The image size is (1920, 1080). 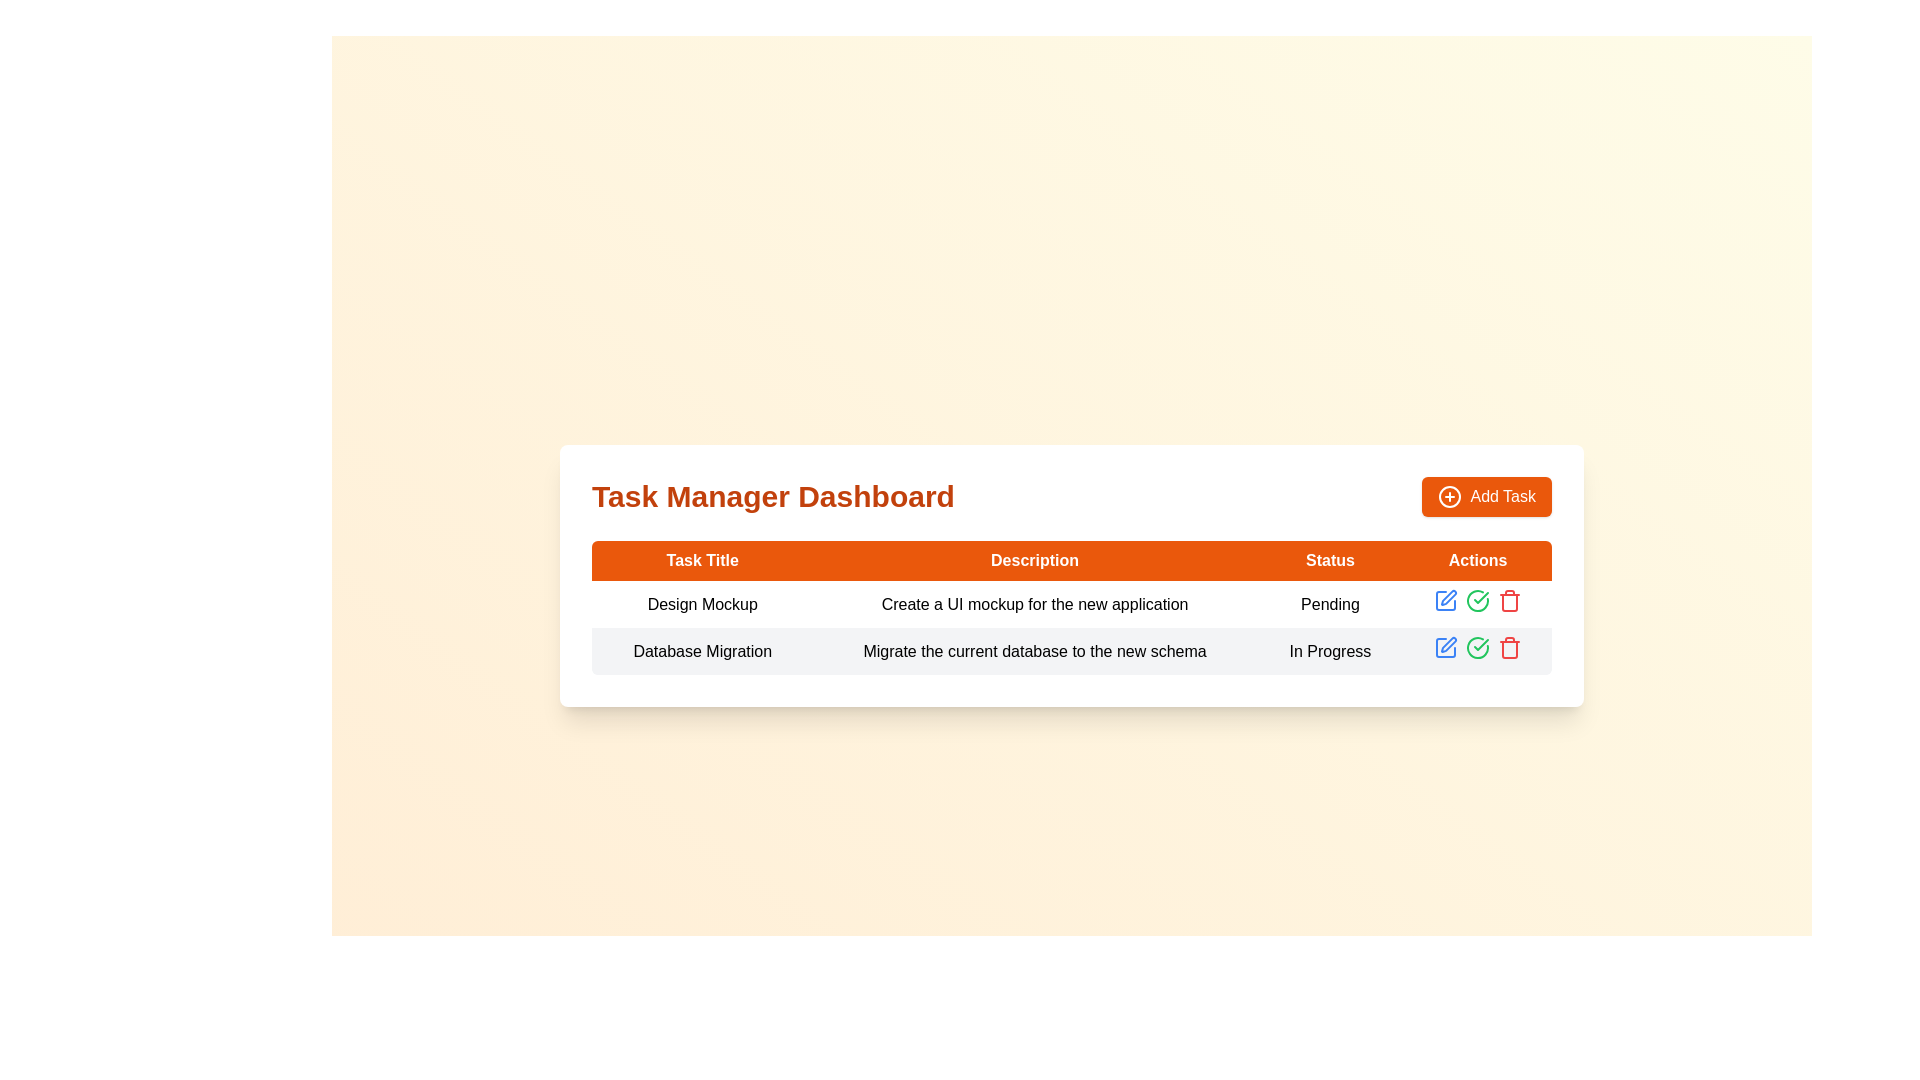 What do you see at coordinates (1035, 603) in the screenshot?
I see `the Text label that describes the task entry for 'Design Mockup' in the second column of the first row of the task management interface` at bounding box center [1035, 603].